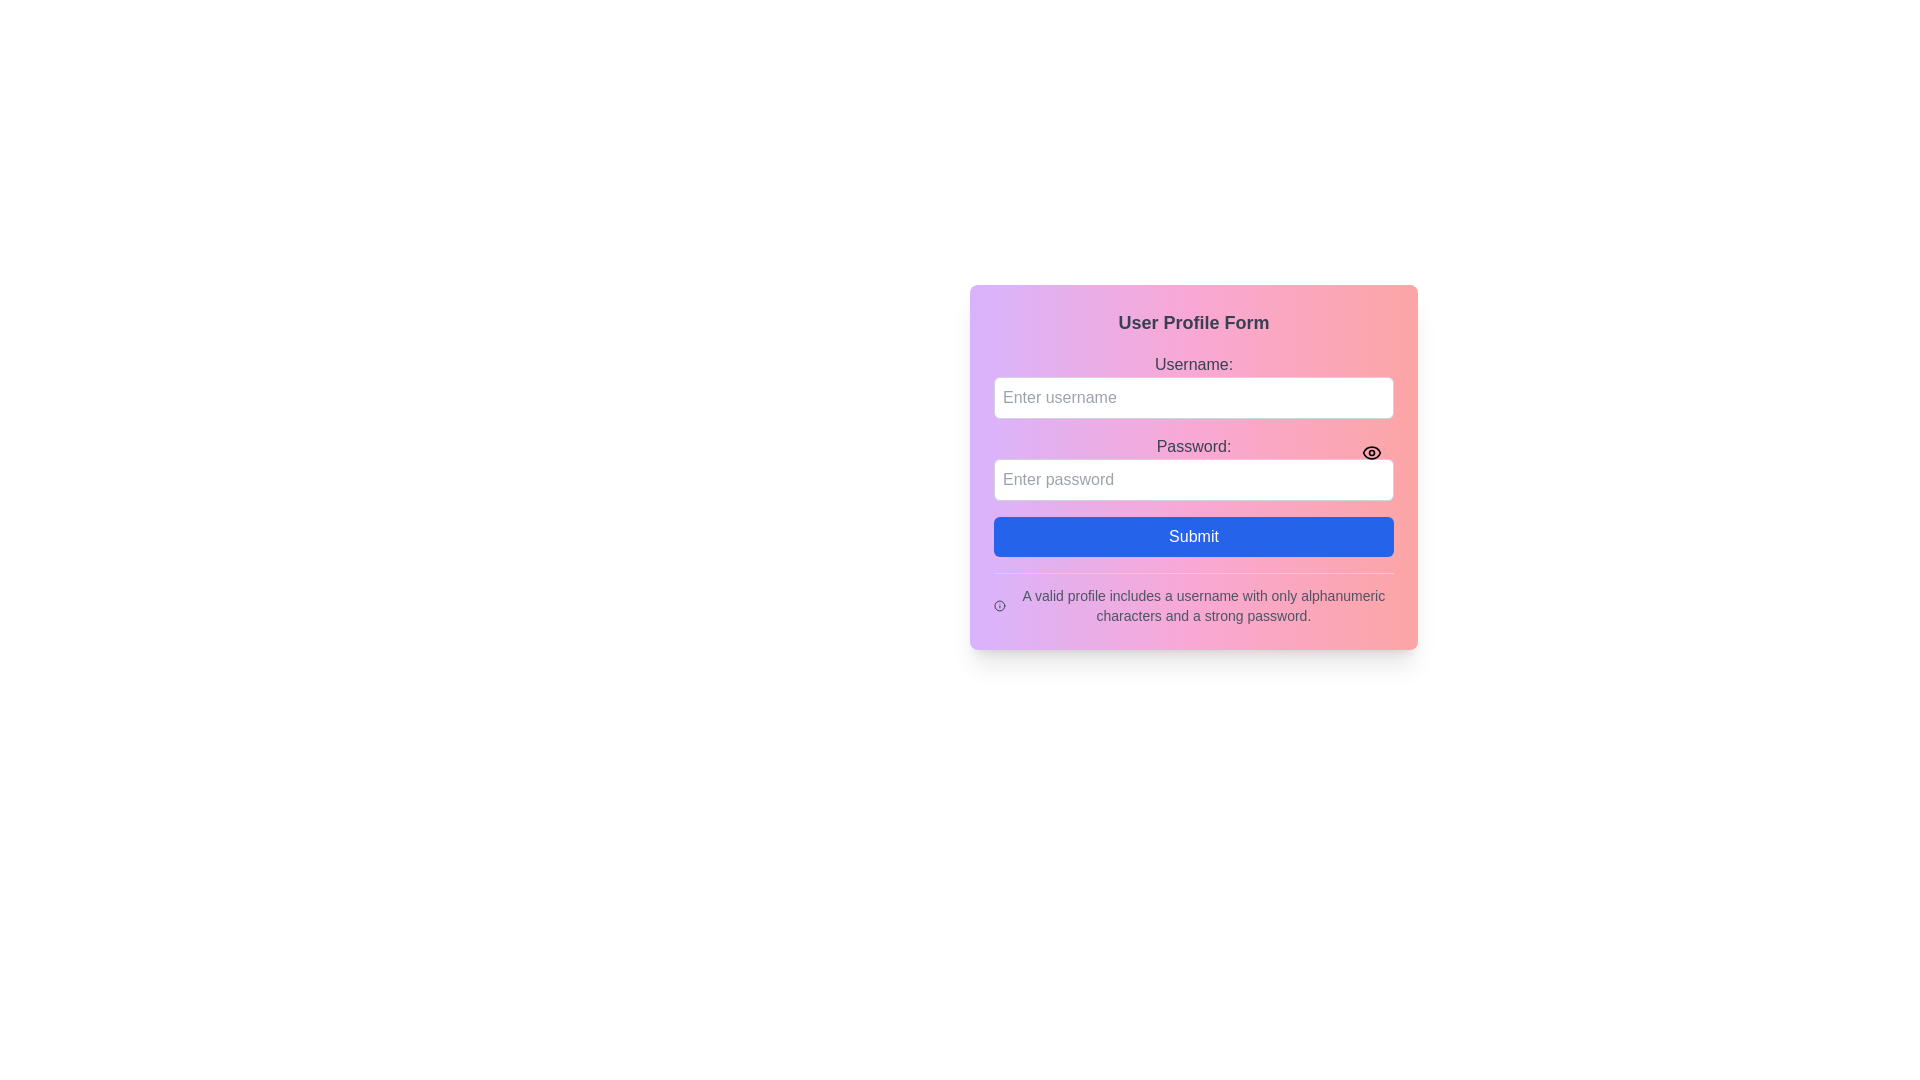 Image resolution: width=1920 pixels, height=1080 pixels. Describe the element at coordinates (1202, 604) in the screenshot. I see `the informational text label that guides users on username and password requirements, positioned below the 'Submit' button` at that location.